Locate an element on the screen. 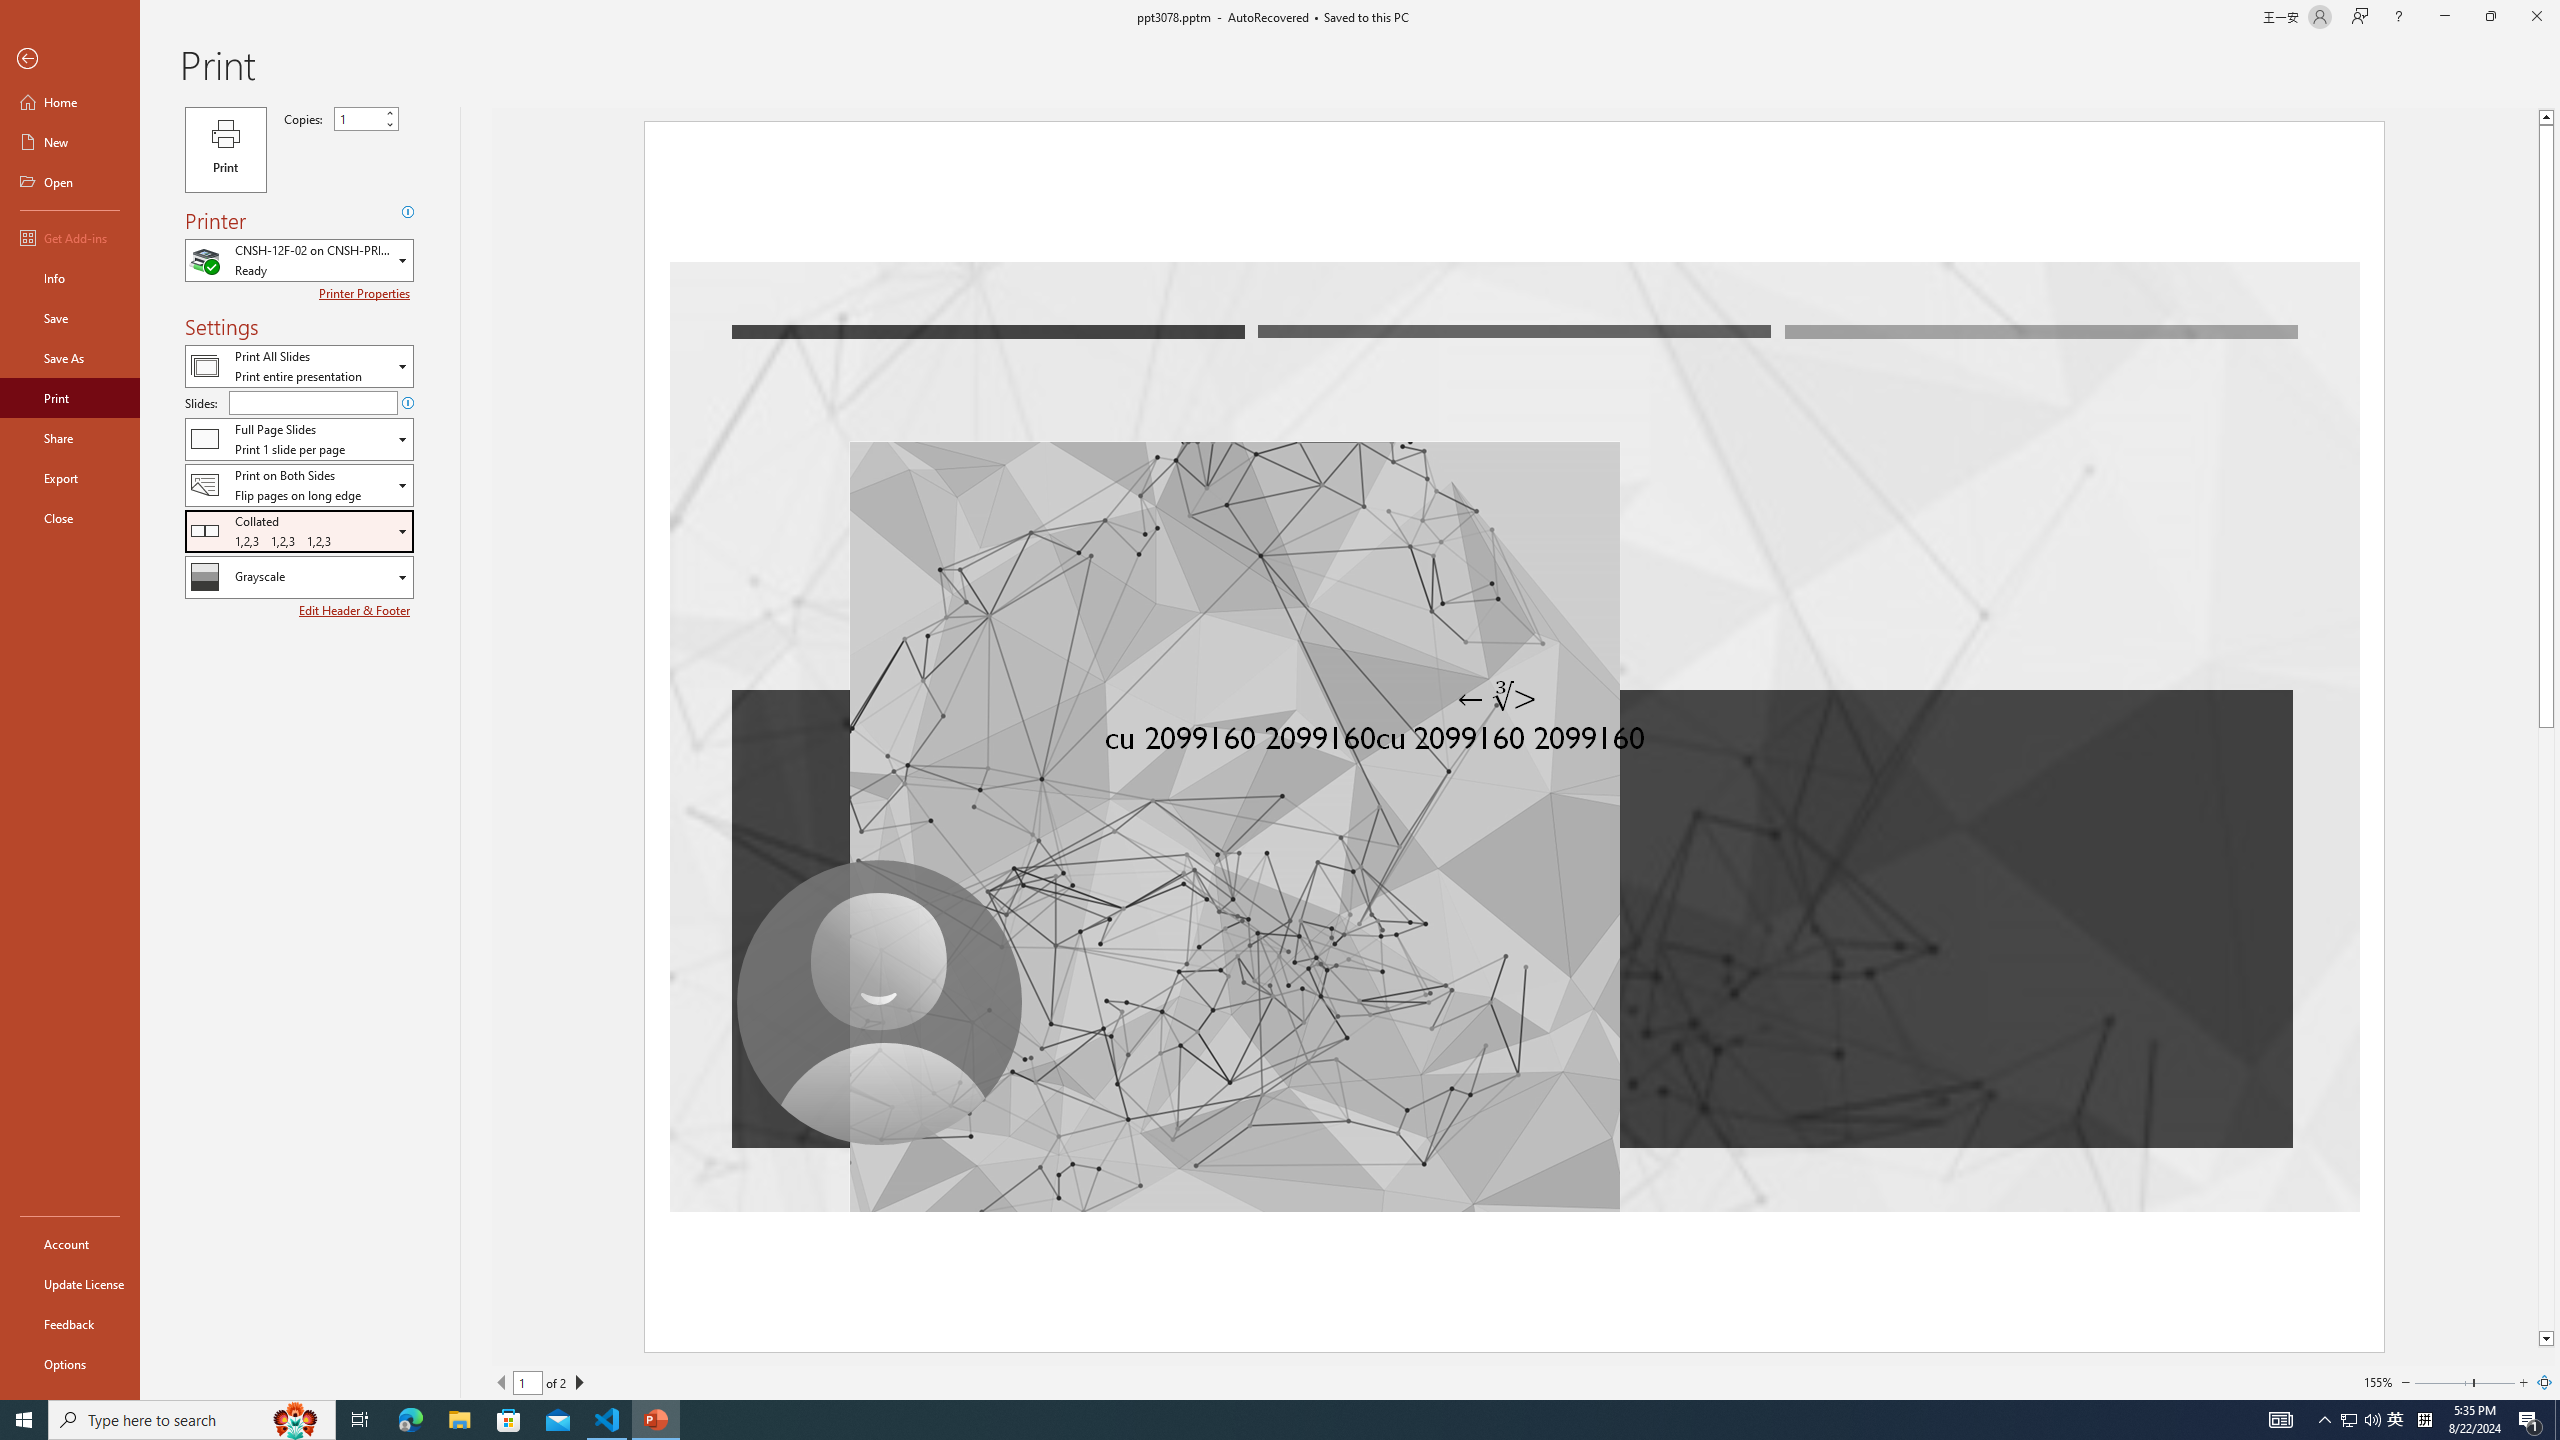 The width and height of the screenshot is (2560, 1440). 'Account' is located at coordinates (69, 1244).